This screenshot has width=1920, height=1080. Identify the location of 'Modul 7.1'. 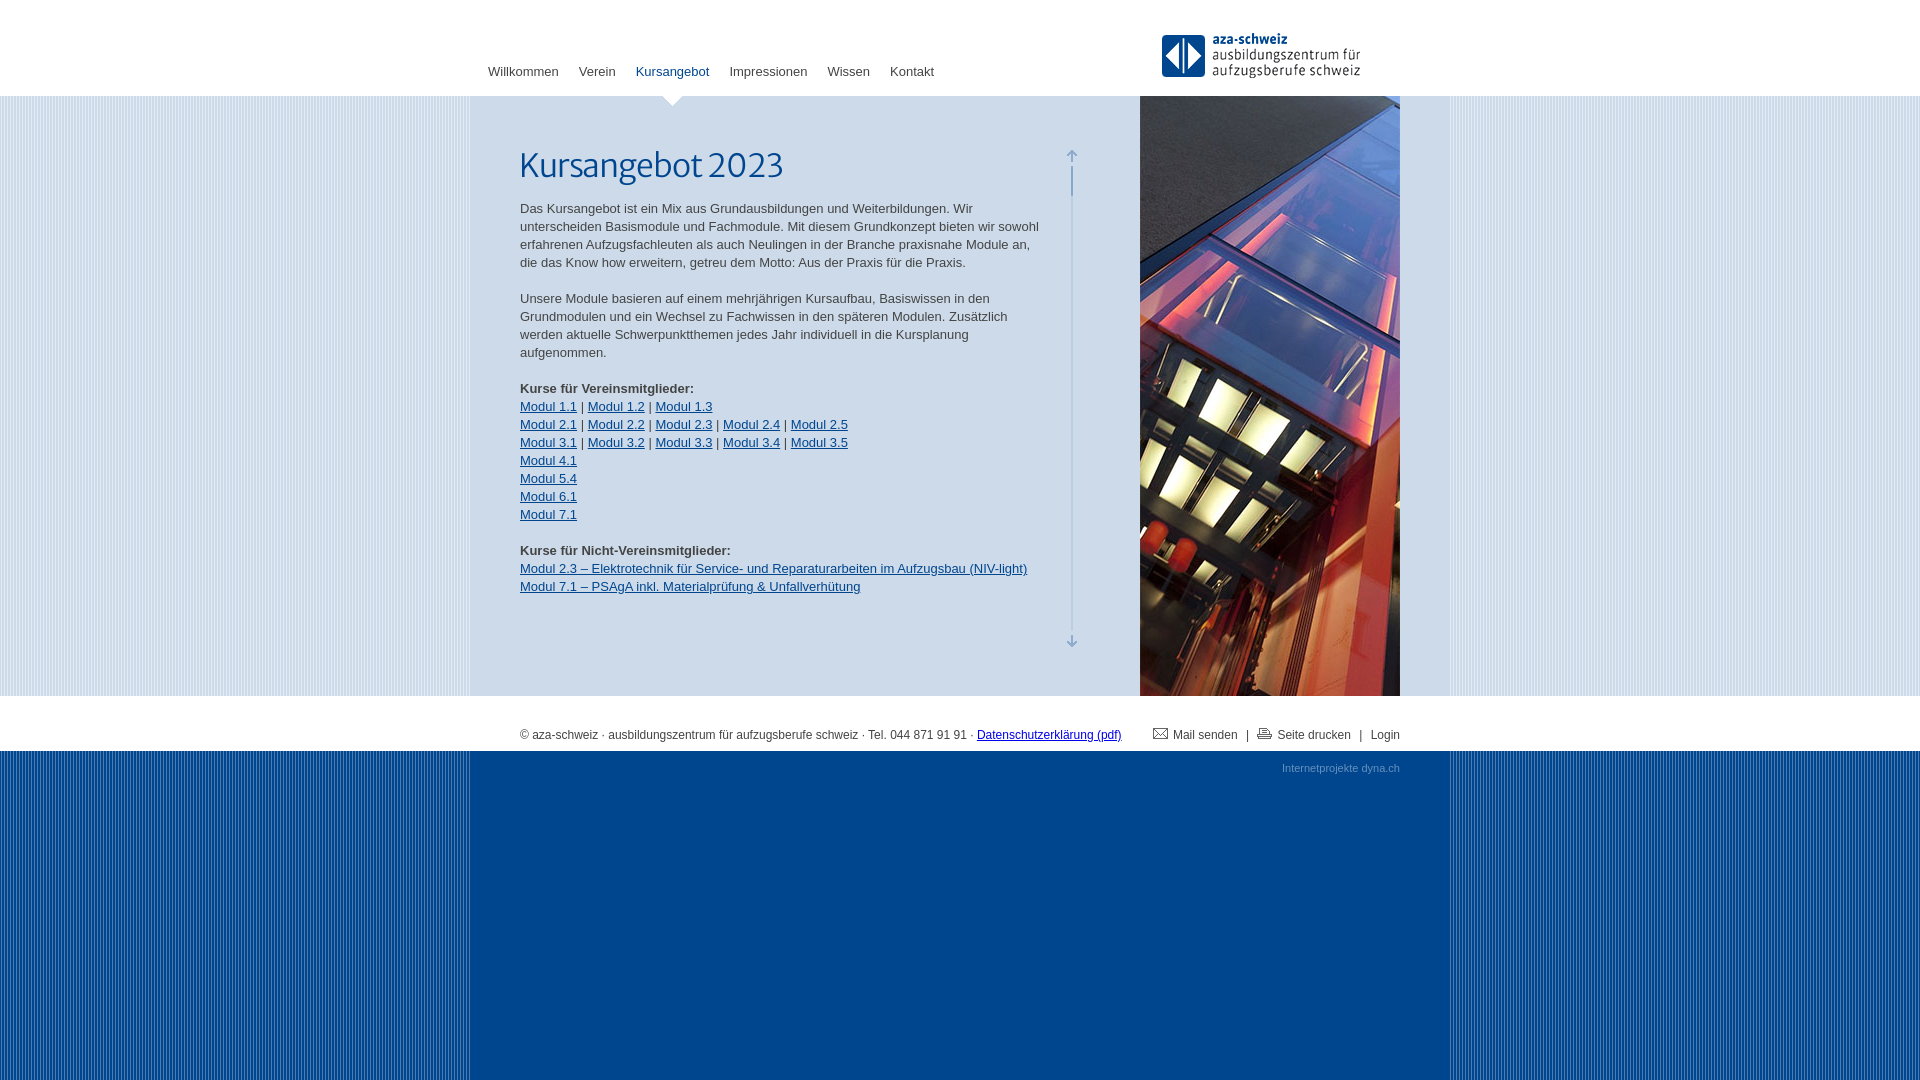
(548, 513).